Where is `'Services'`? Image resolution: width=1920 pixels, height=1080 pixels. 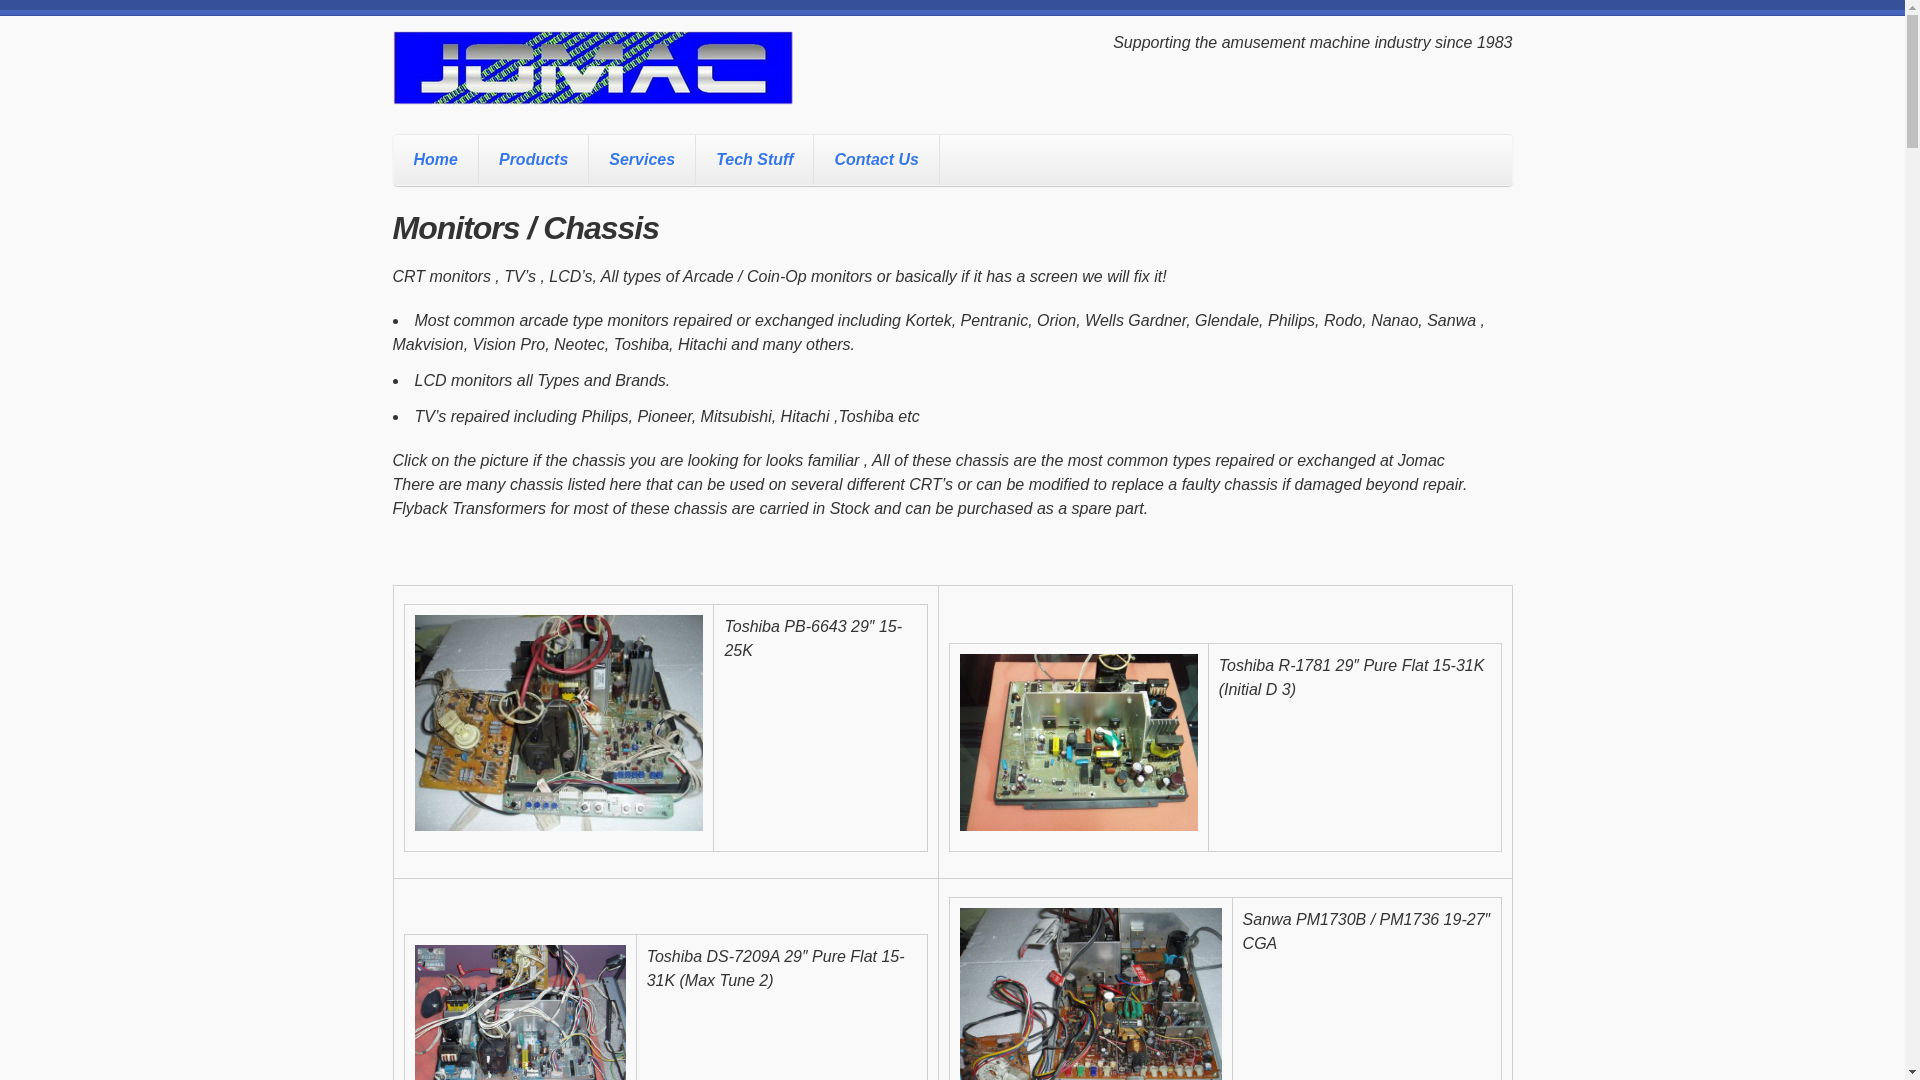 'Services' is located at coordinates (642, 158).